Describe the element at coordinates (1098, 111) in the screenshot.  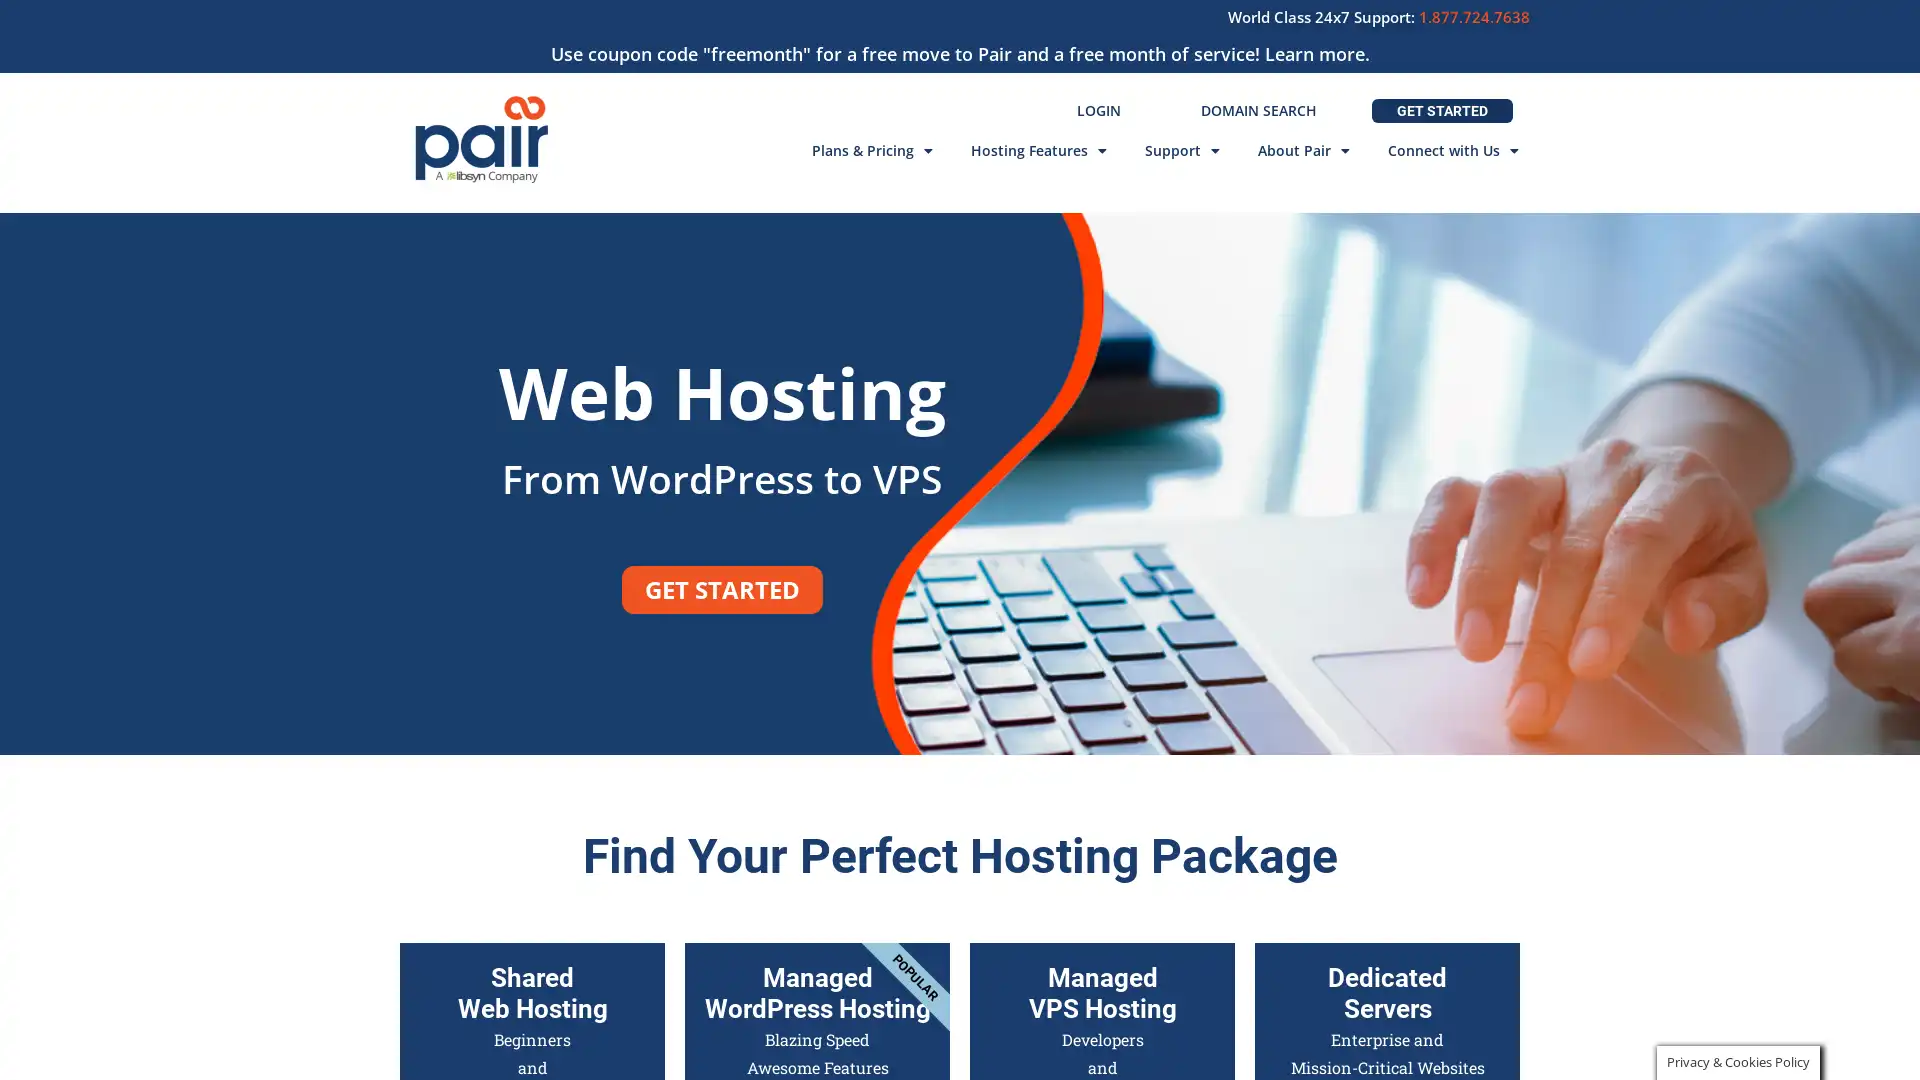
I see `LOGIN` at that location.